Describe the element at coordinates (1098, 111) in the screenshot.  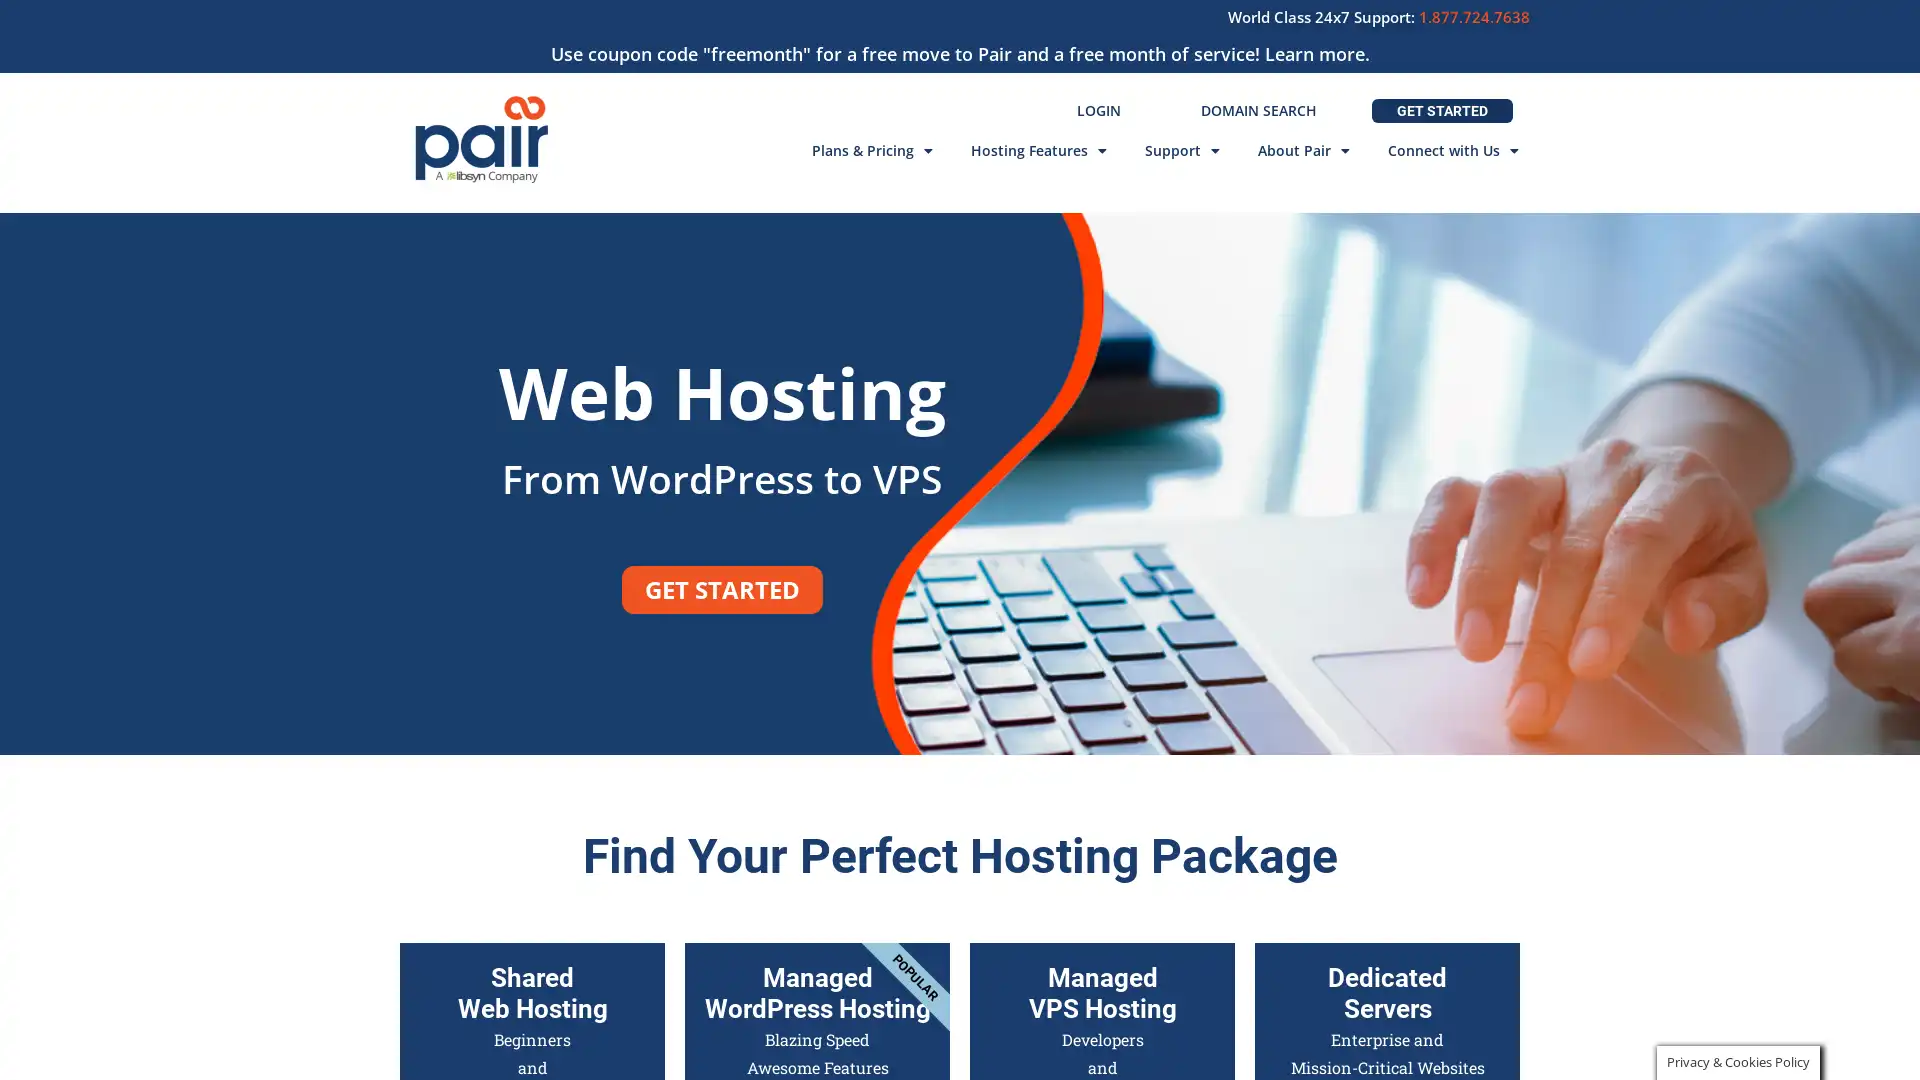
I see `LOGIN` at that location.